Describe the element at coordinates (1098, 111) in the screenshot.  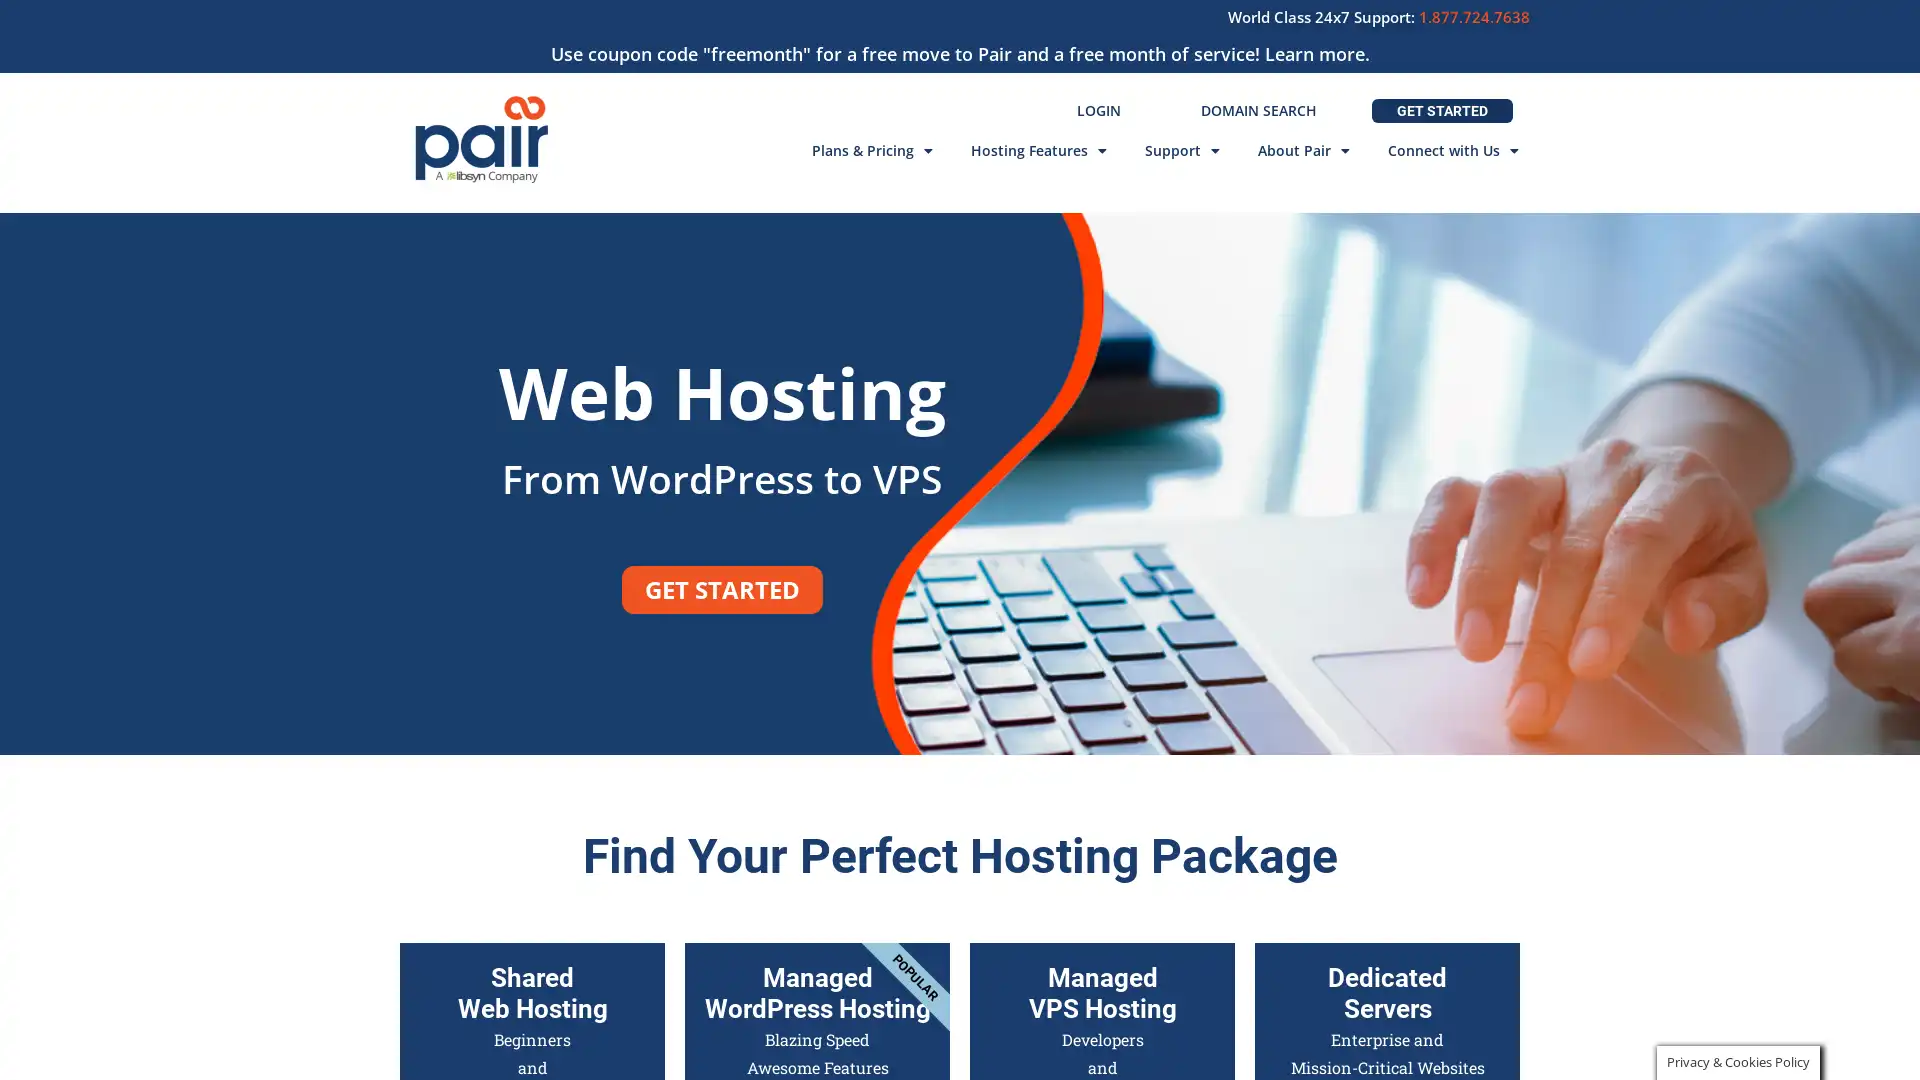
I see `LOGIN` at that location.